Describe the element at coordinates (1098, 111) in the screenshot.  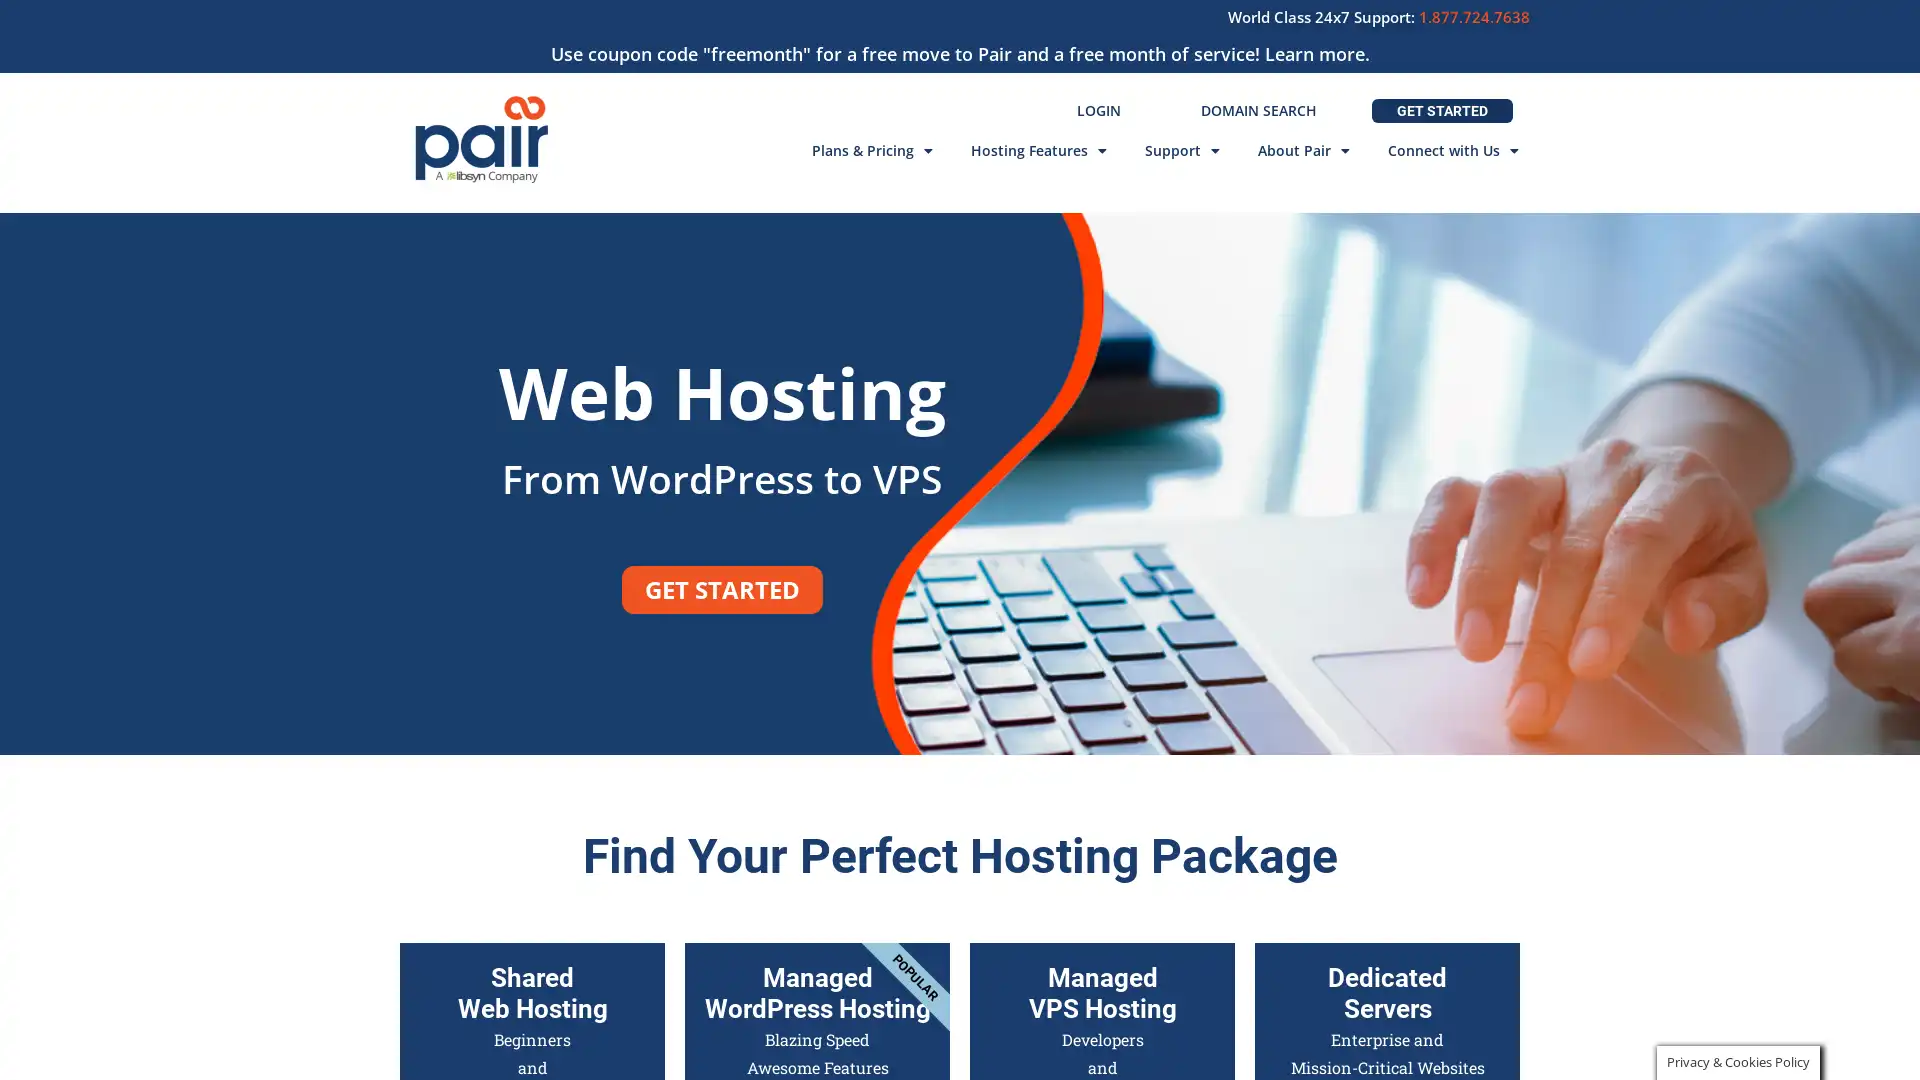
I see `LOGIN` at that location.